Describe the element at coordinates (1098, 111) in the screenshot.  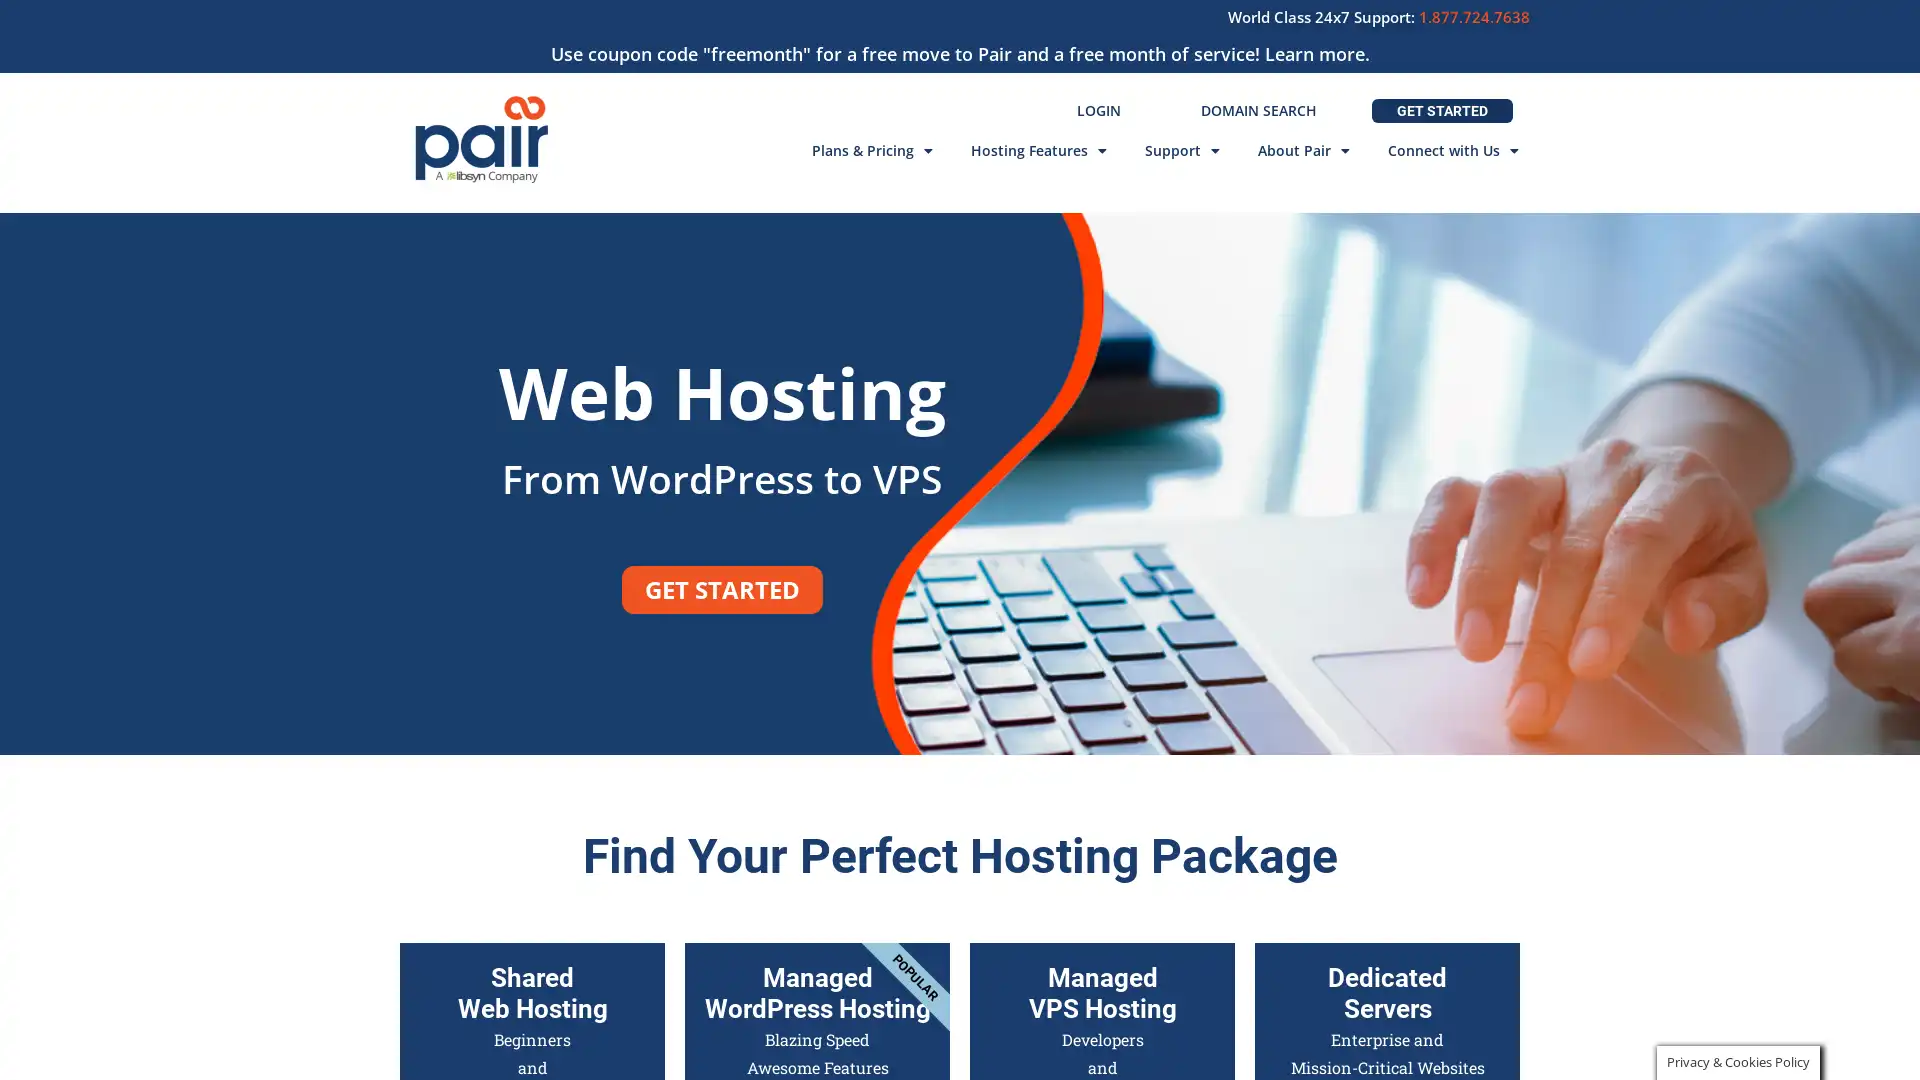
I see `LOGIN` at that location.